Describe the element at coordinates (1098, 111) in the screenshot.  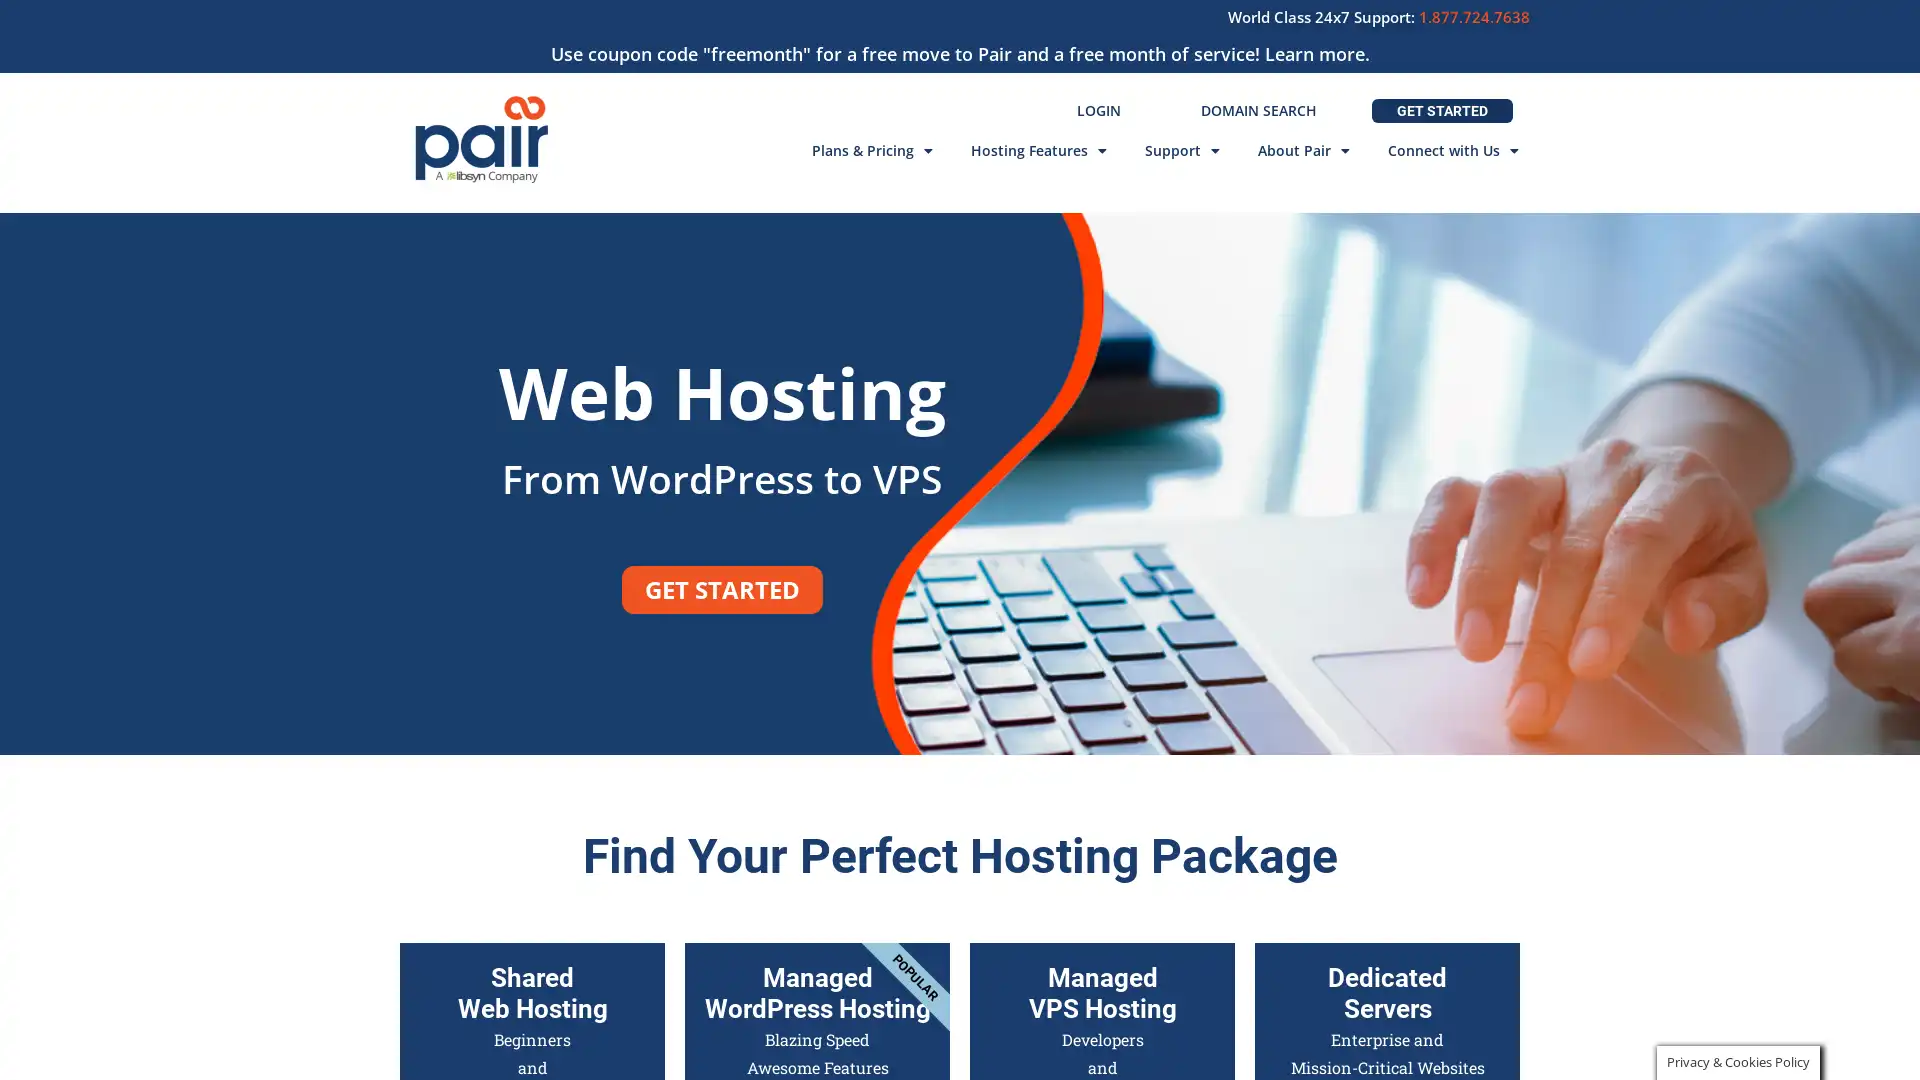
I see `LOGIN` at that location.